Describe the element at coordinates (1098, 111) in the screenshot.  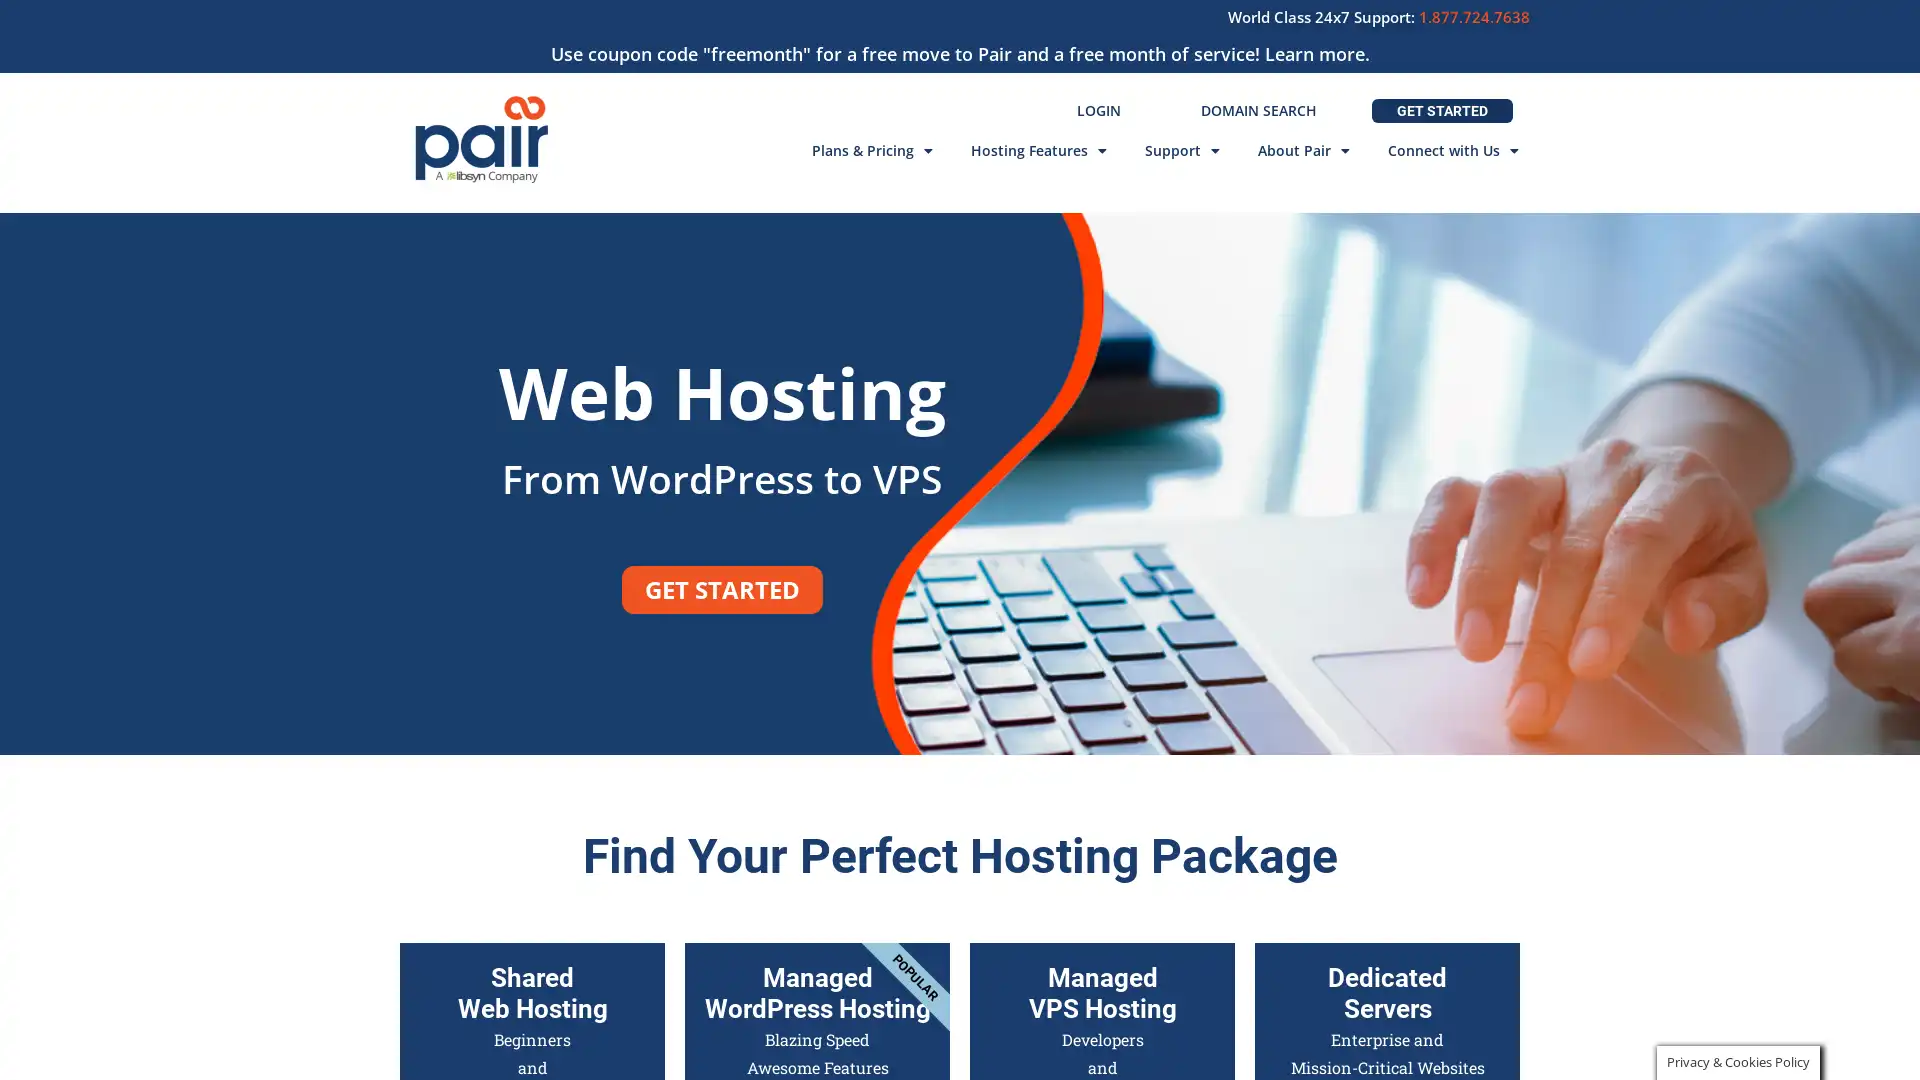
I see `LOGIN` at that location.